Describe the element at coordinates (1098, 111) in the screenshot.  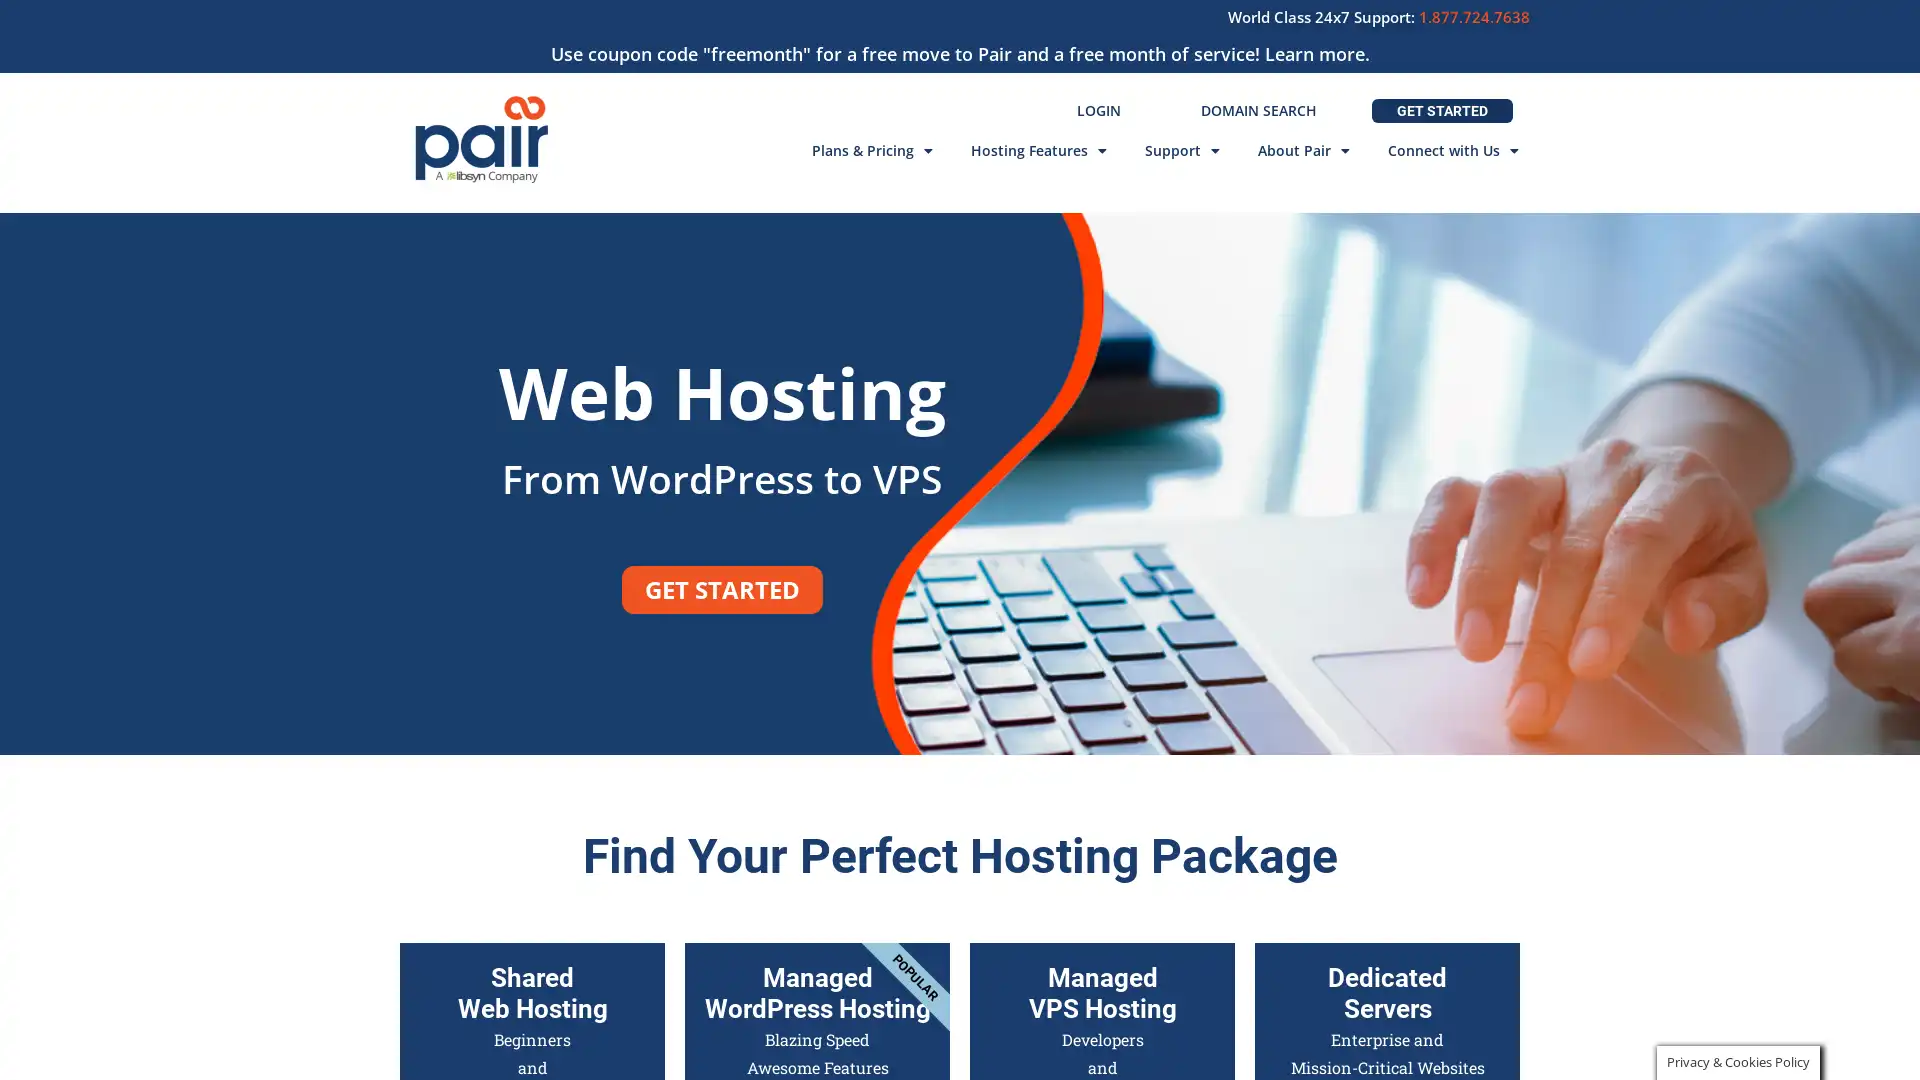
I see `LOGIN` at that location.